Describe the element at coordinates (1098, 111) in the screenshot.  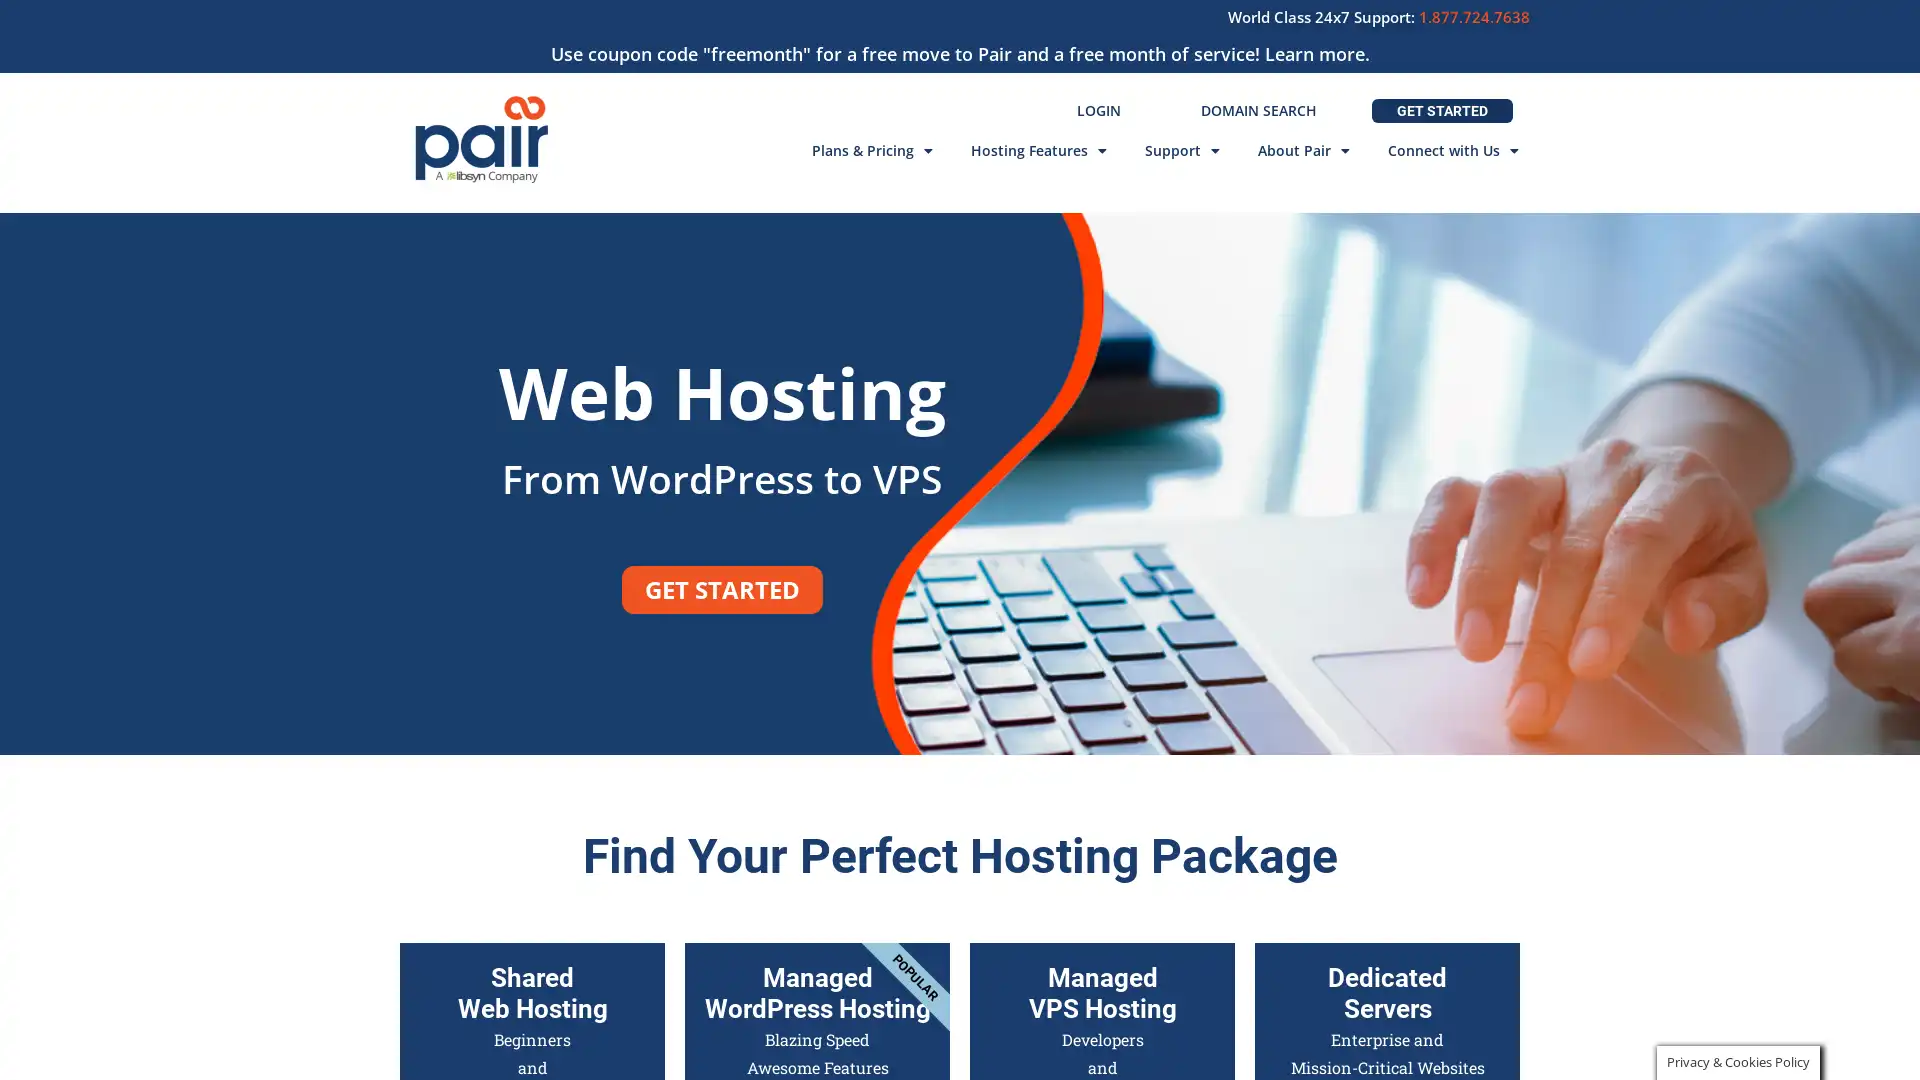
I see `LOGIN` at that location.